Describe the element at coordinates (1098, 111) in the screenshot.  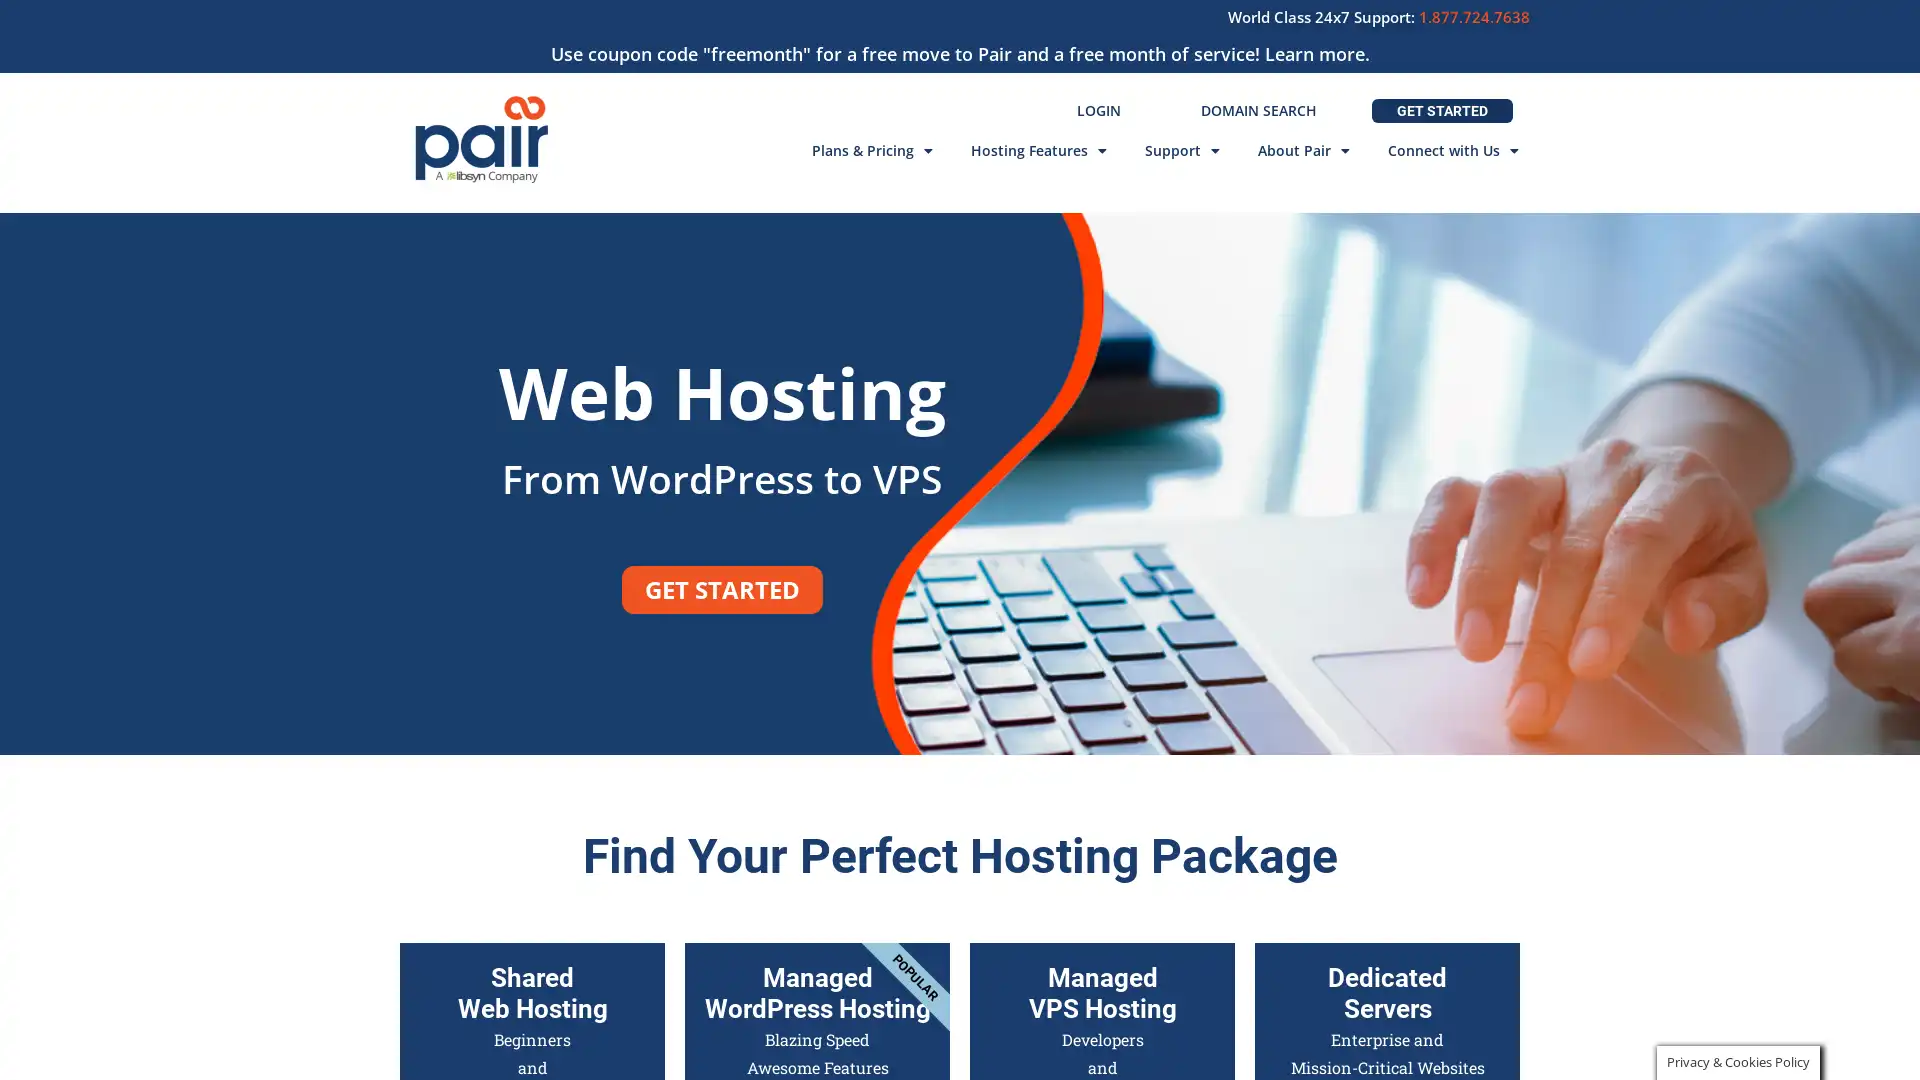
I see `LOGIN` at that location.